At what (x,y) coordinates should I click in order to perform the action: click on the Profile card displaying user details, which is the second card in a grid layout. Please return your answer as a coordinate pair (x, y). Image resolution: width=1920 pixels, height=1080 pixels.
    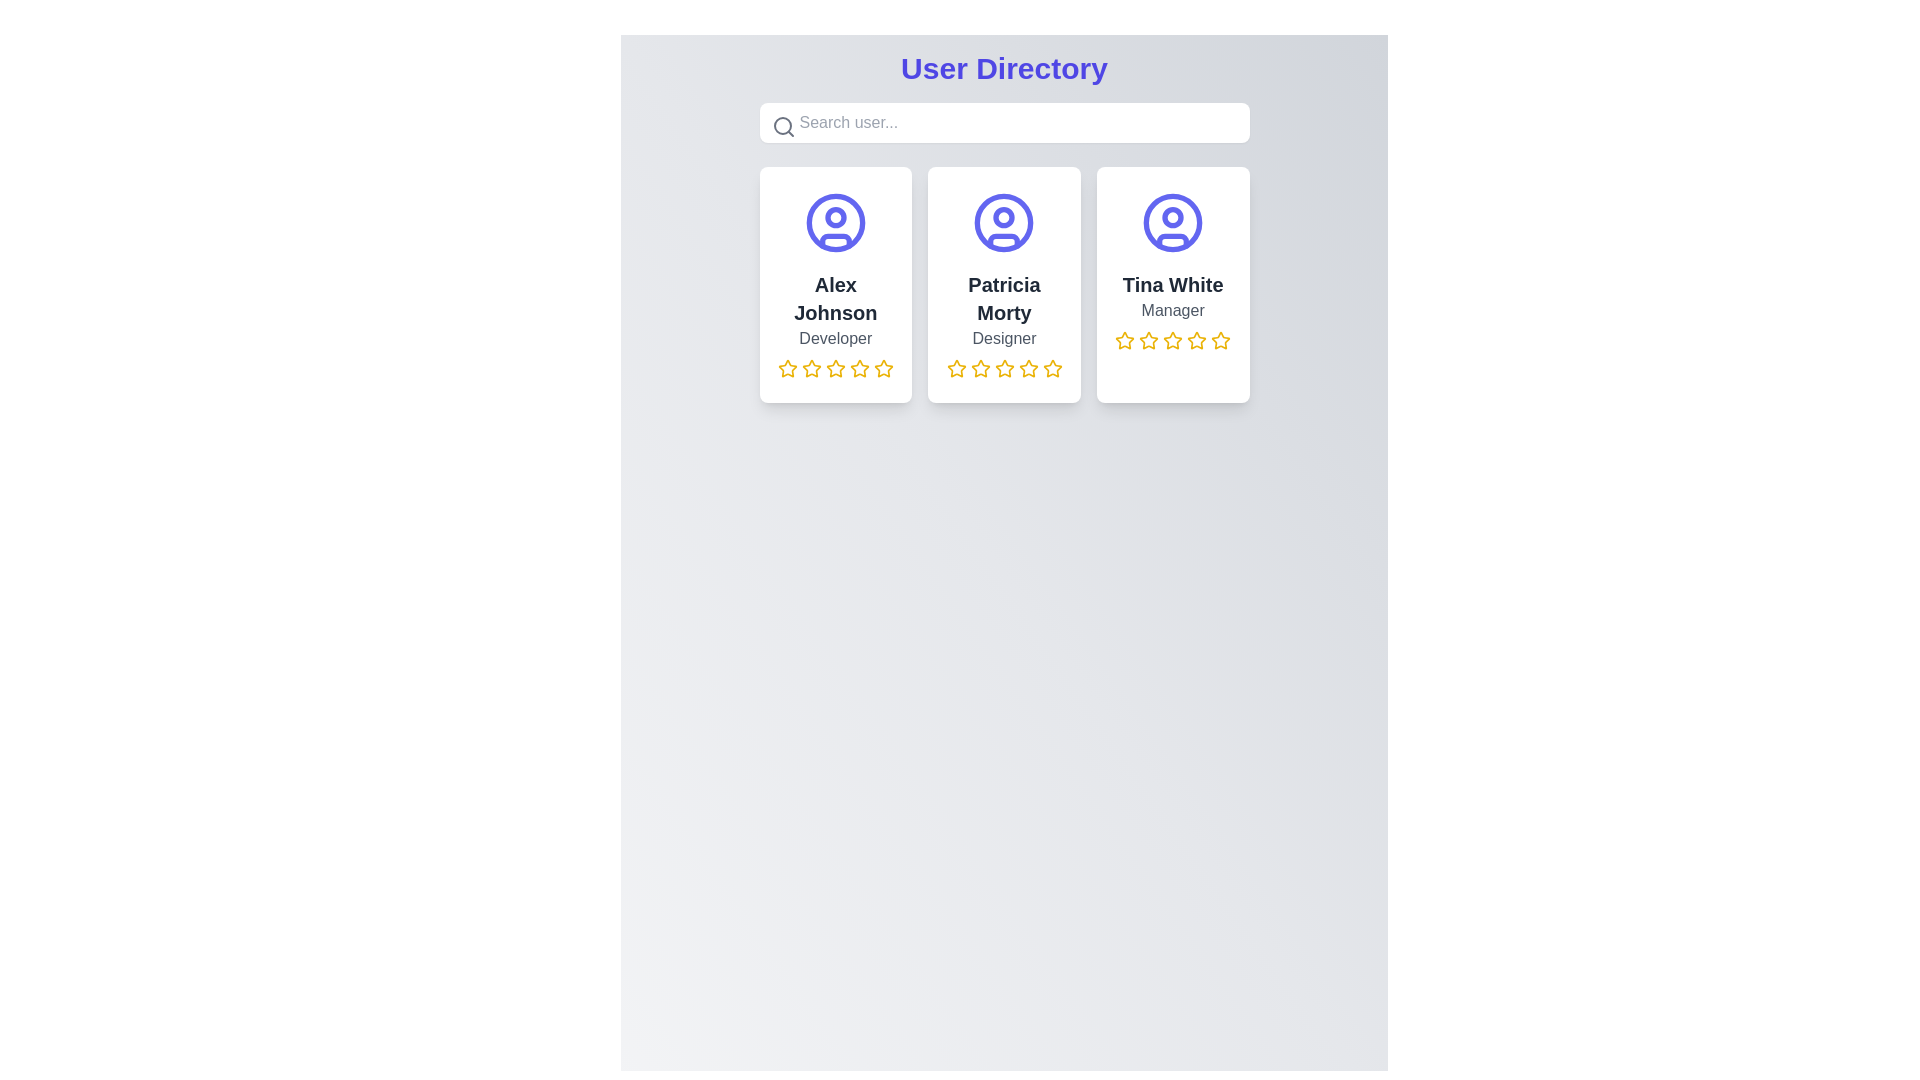
    Looking at the image, I should click on (1004, 285).